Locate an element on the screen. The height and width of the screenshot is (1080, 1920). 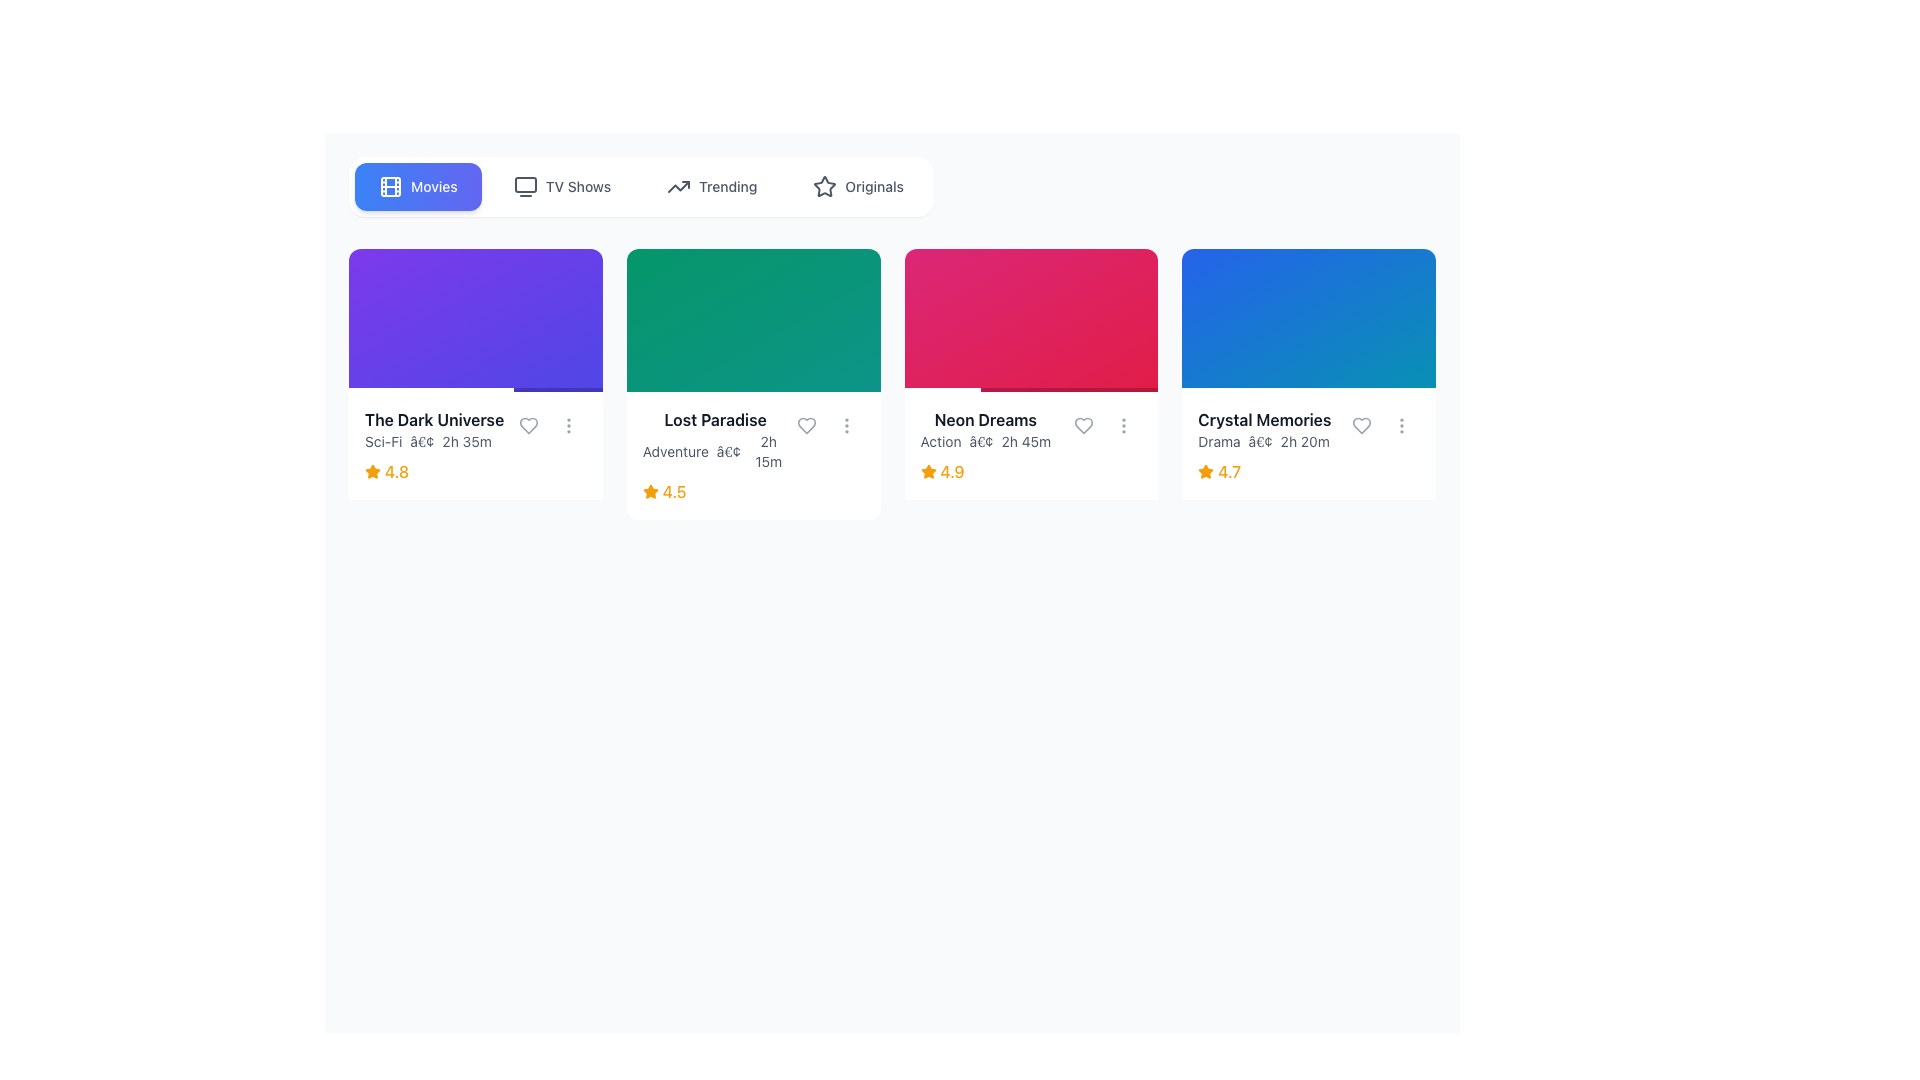
the text separator located between 'Action' and '2h 45m' within the description area of the 'Neon Dreams' card is located at coordinates (981, 440).